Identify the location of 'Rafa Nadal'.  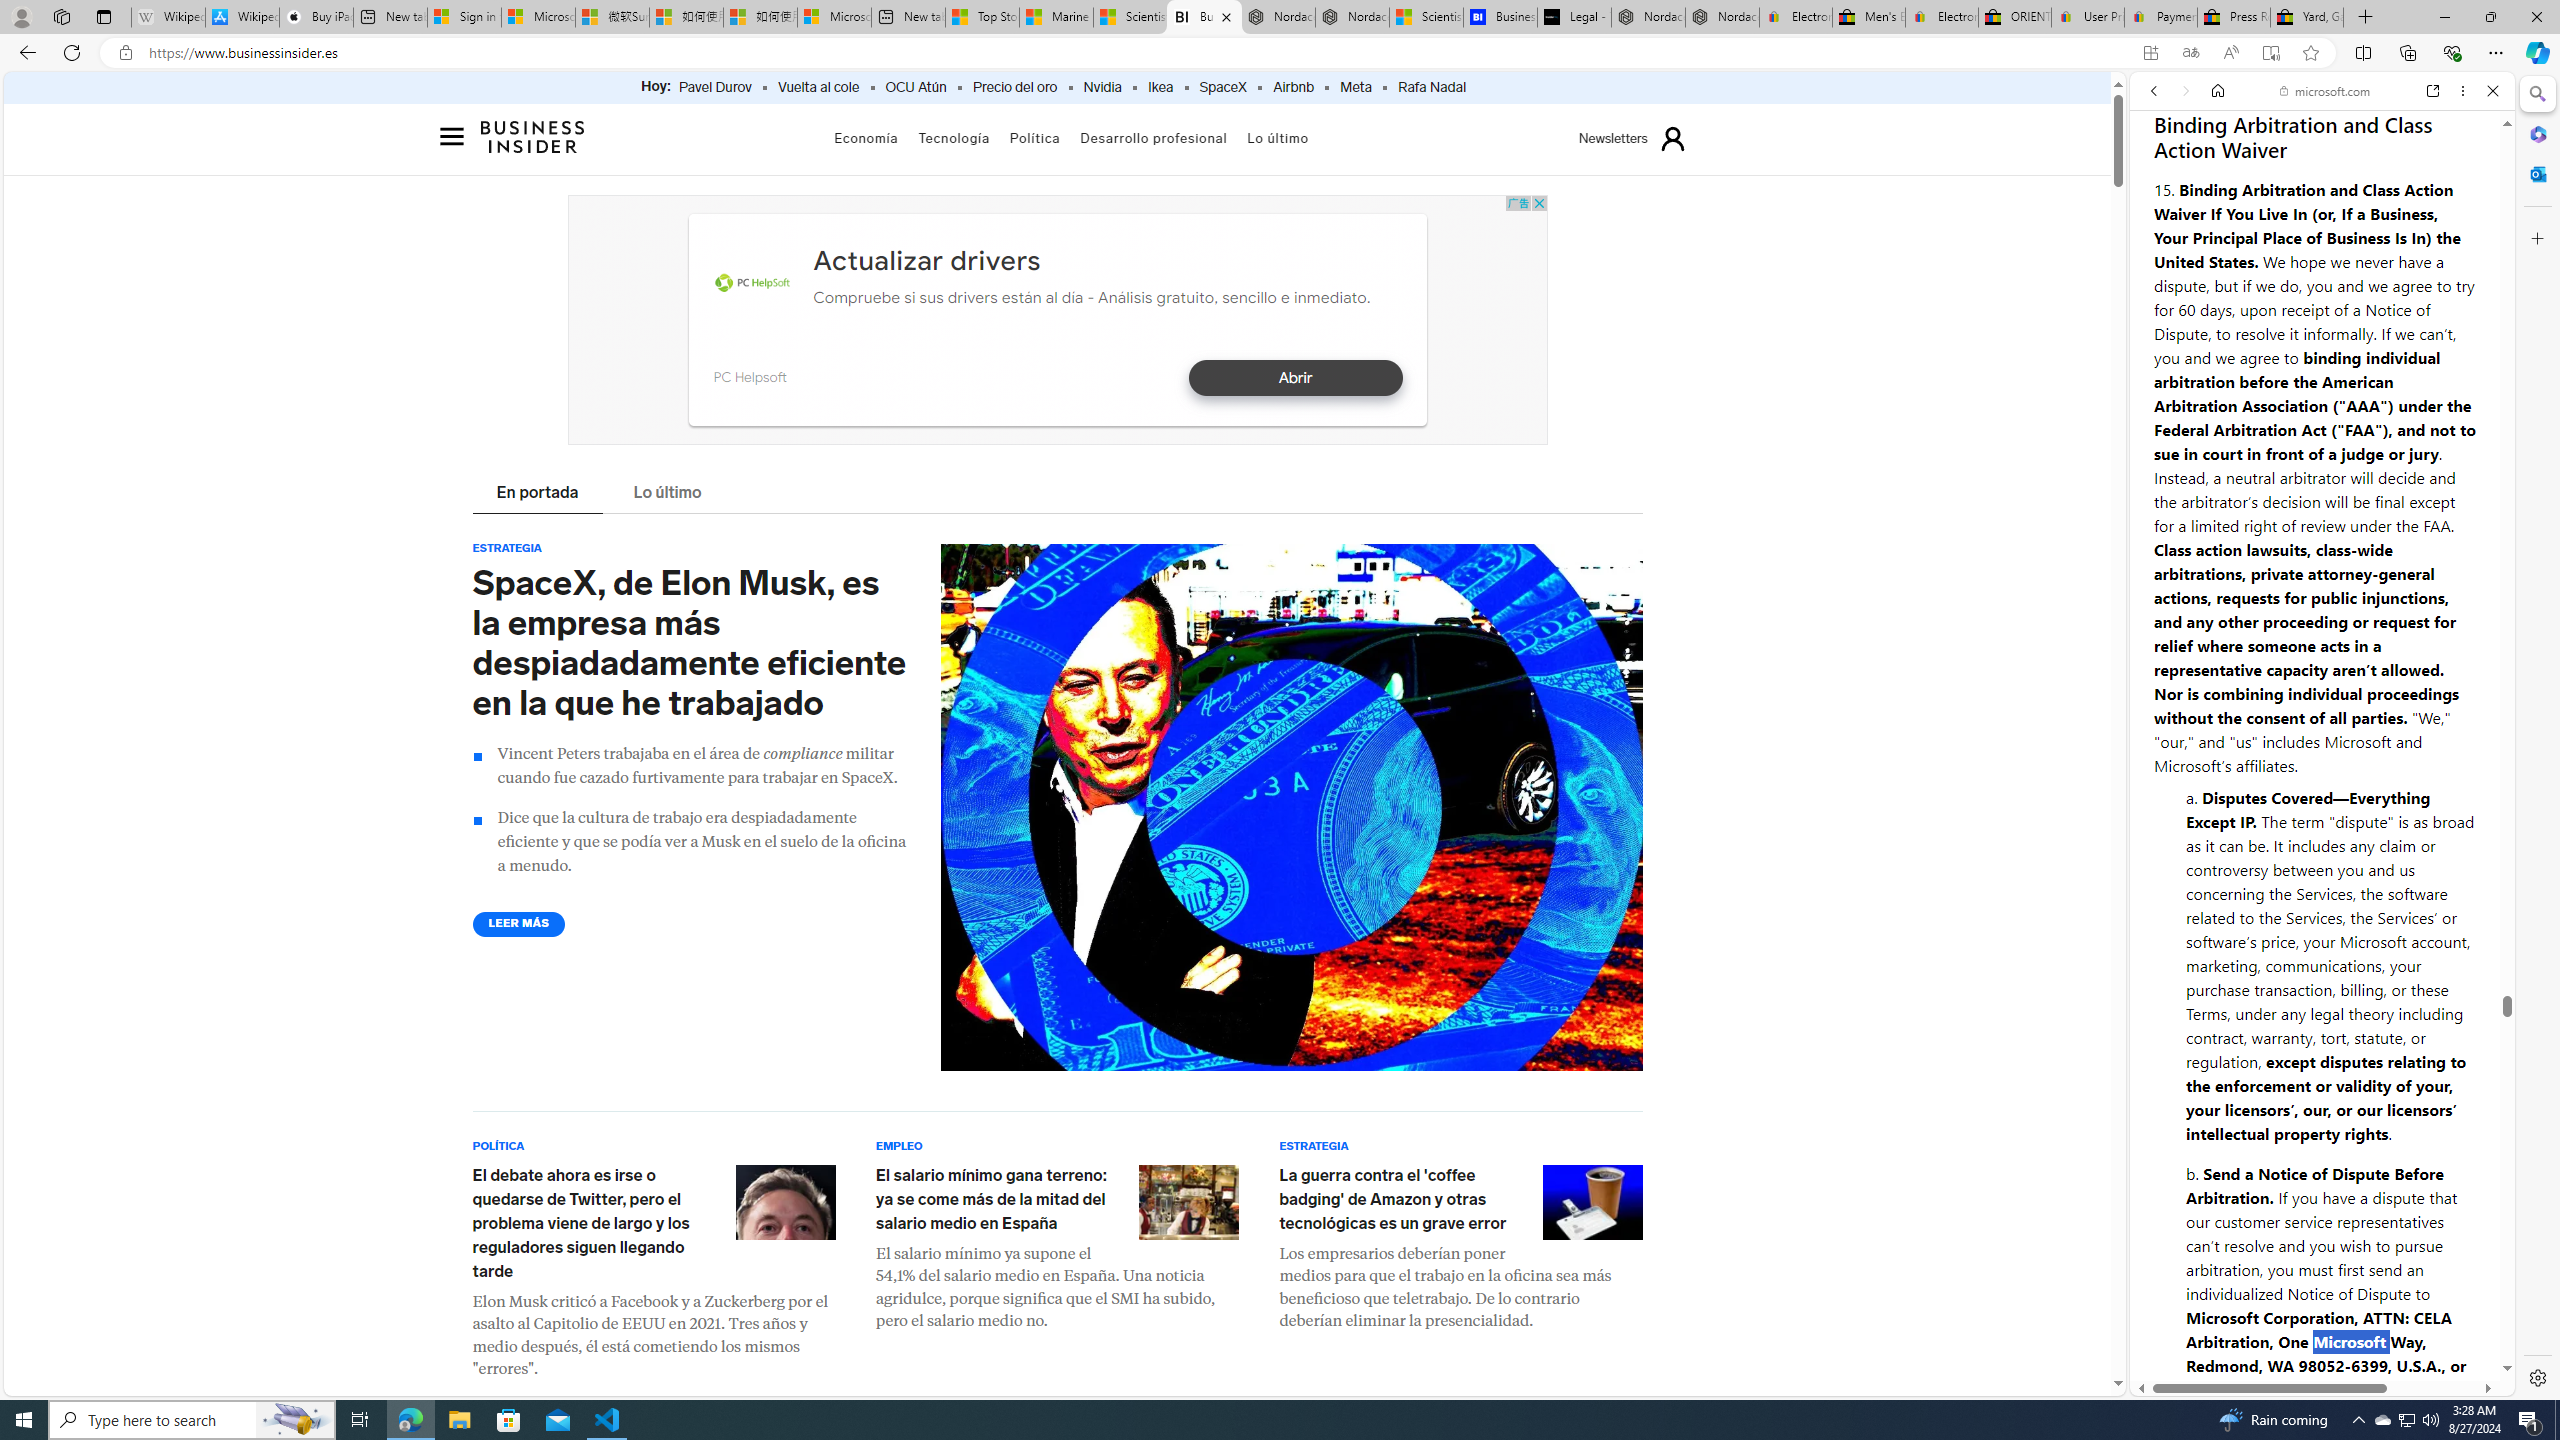
(1431, 87).